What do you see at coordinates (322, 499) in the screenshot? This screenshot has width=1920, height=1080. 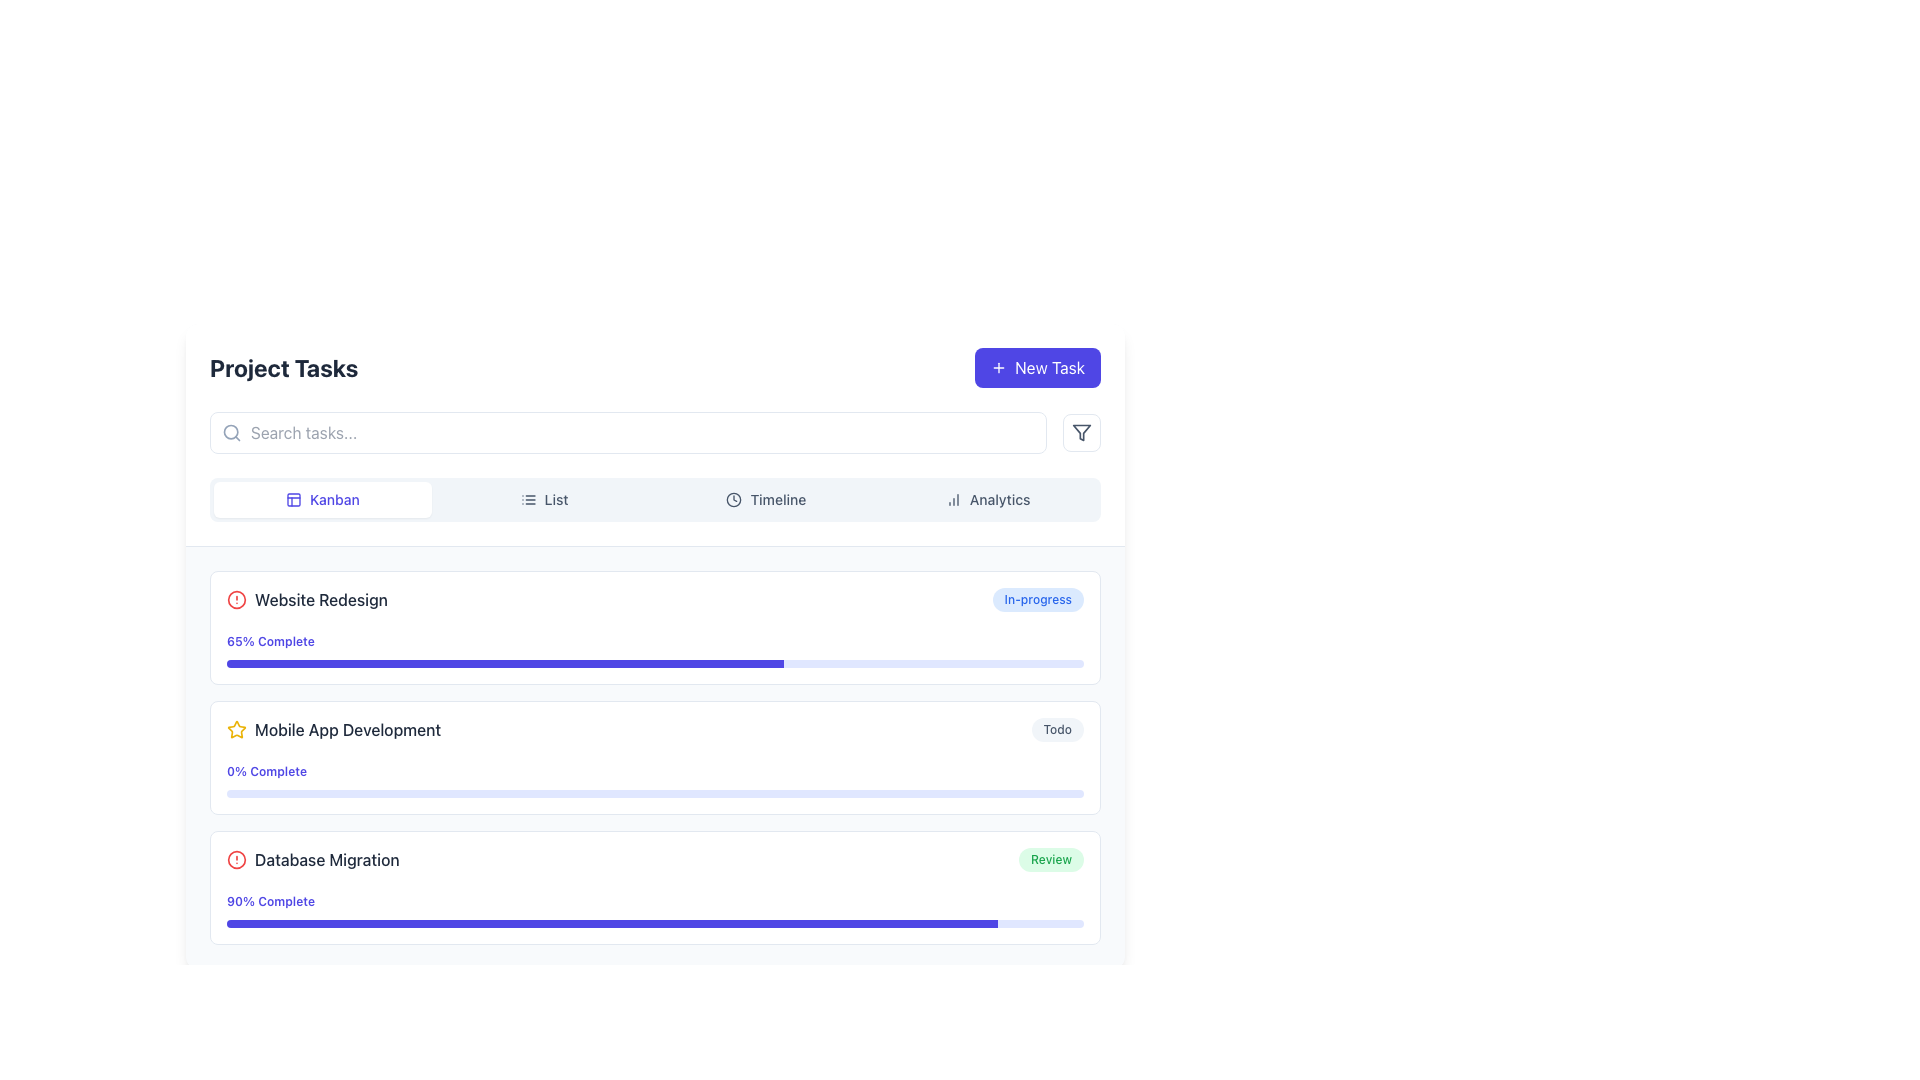 I see `the Kanban-style view button located as the first item in the horizontal navigation group at the top of the page` at bounding box center [322, 499].